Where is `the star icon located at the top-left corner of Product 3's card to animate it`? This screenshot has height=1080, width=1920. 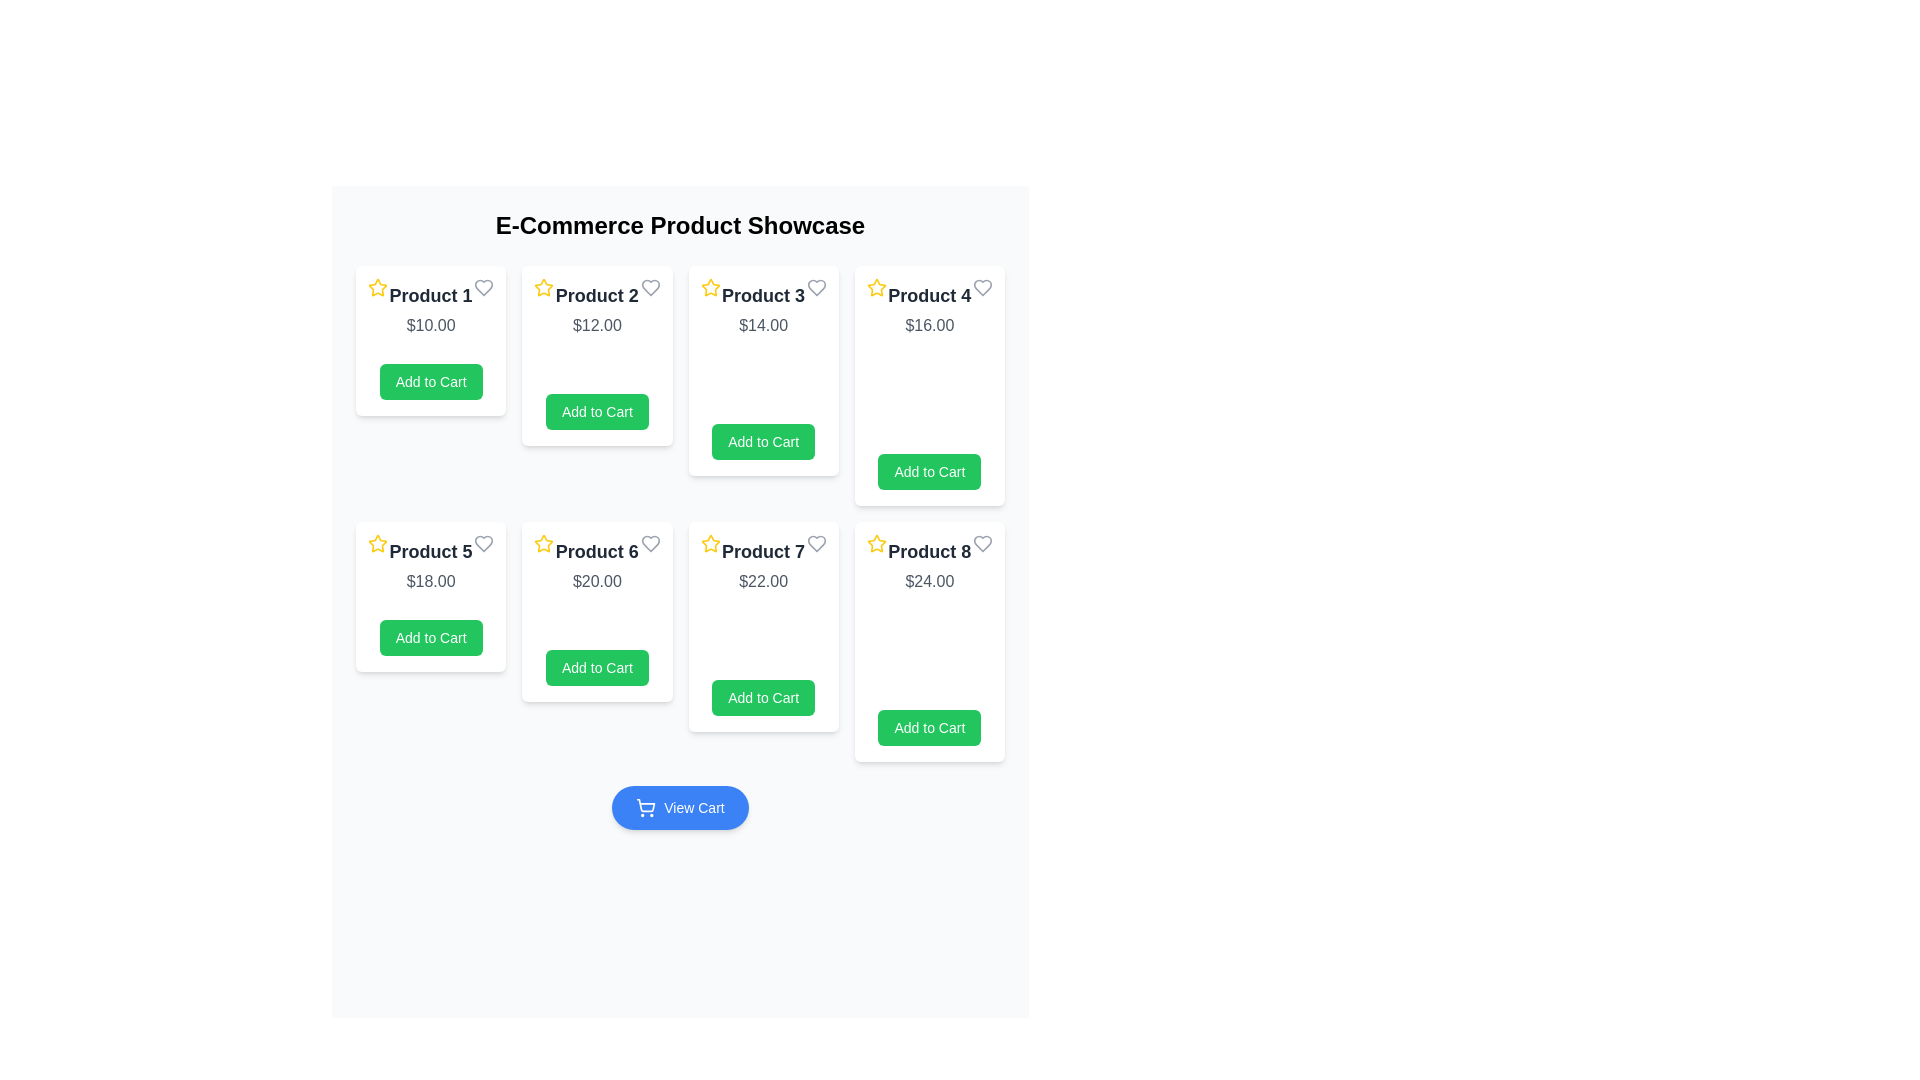 the star icon located at the top-left corner of Product 3's card to animate it is located at coordinates (710, 287).